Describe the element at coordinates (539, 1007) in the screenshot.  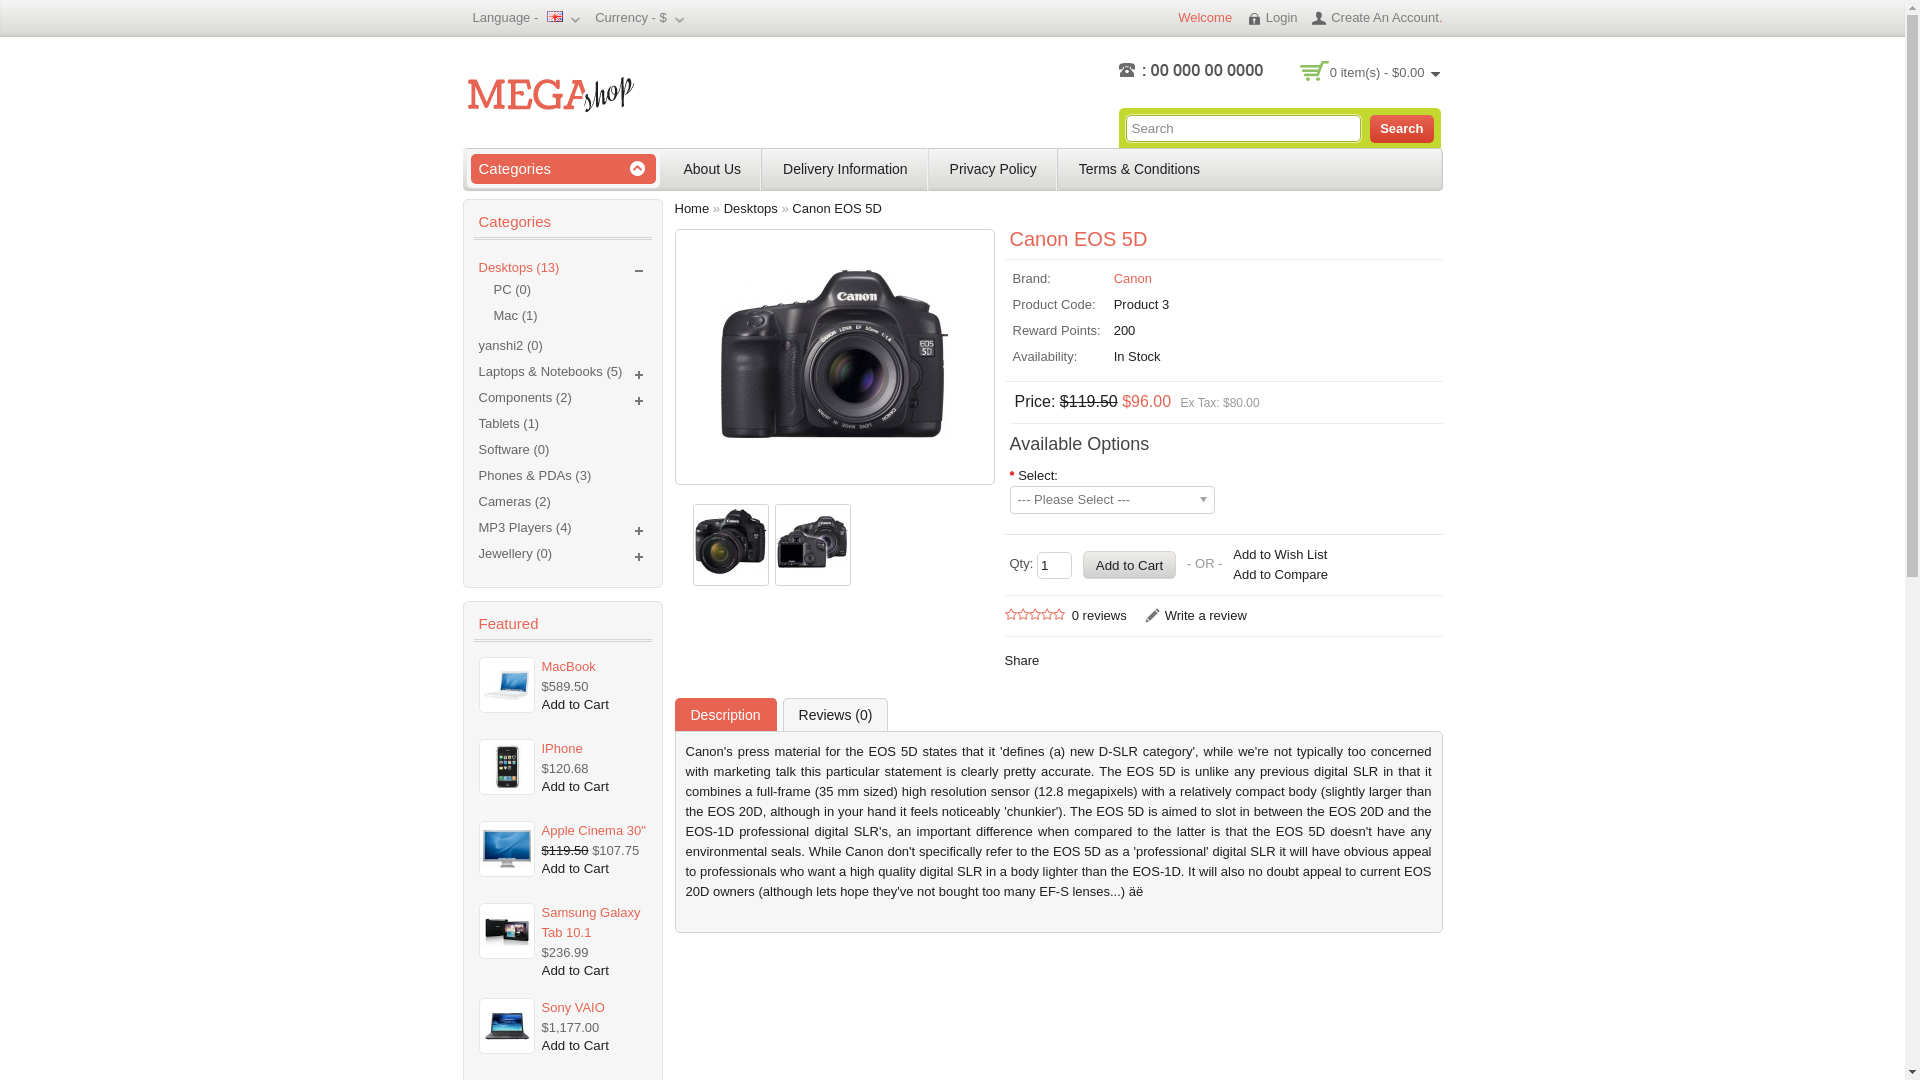
I see `'Sony VAIO'` at that location.